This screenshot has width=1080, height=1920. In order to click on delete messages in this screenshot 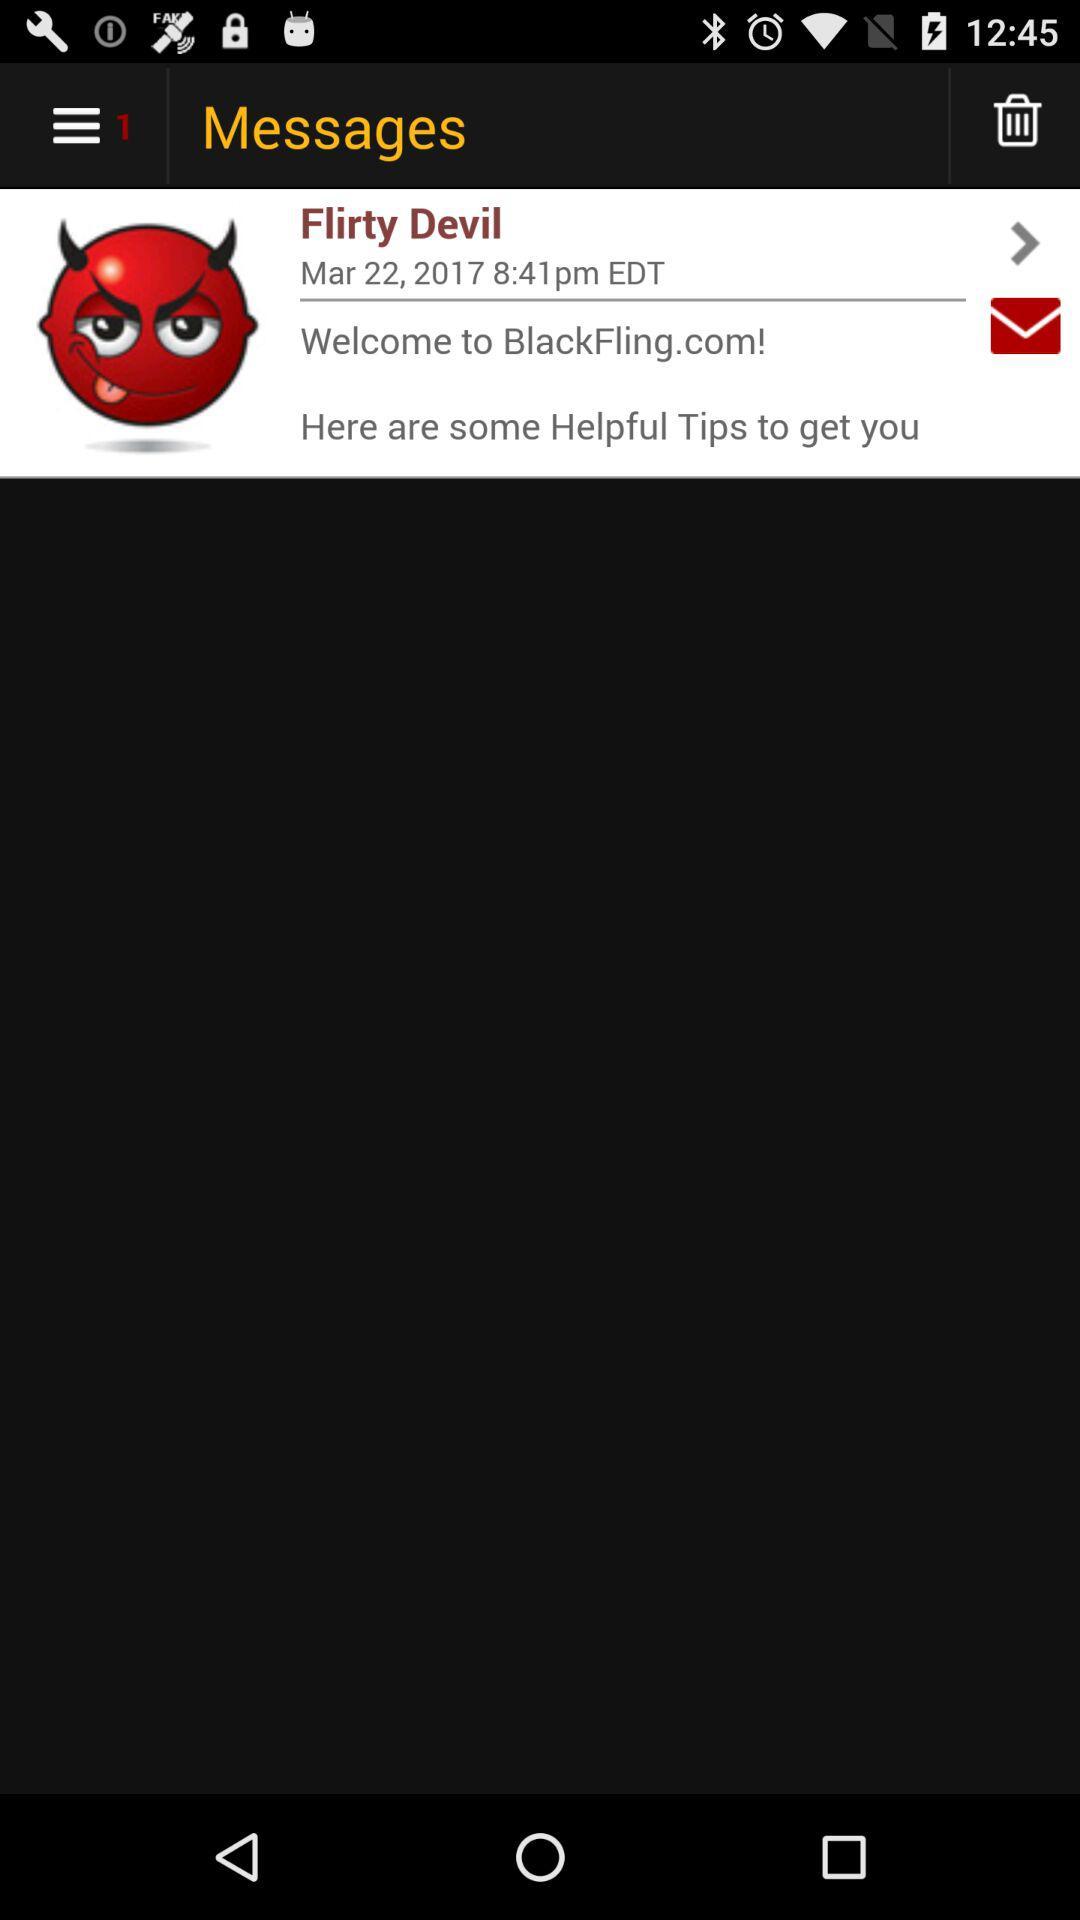, I will do `click(1018, 124)`.